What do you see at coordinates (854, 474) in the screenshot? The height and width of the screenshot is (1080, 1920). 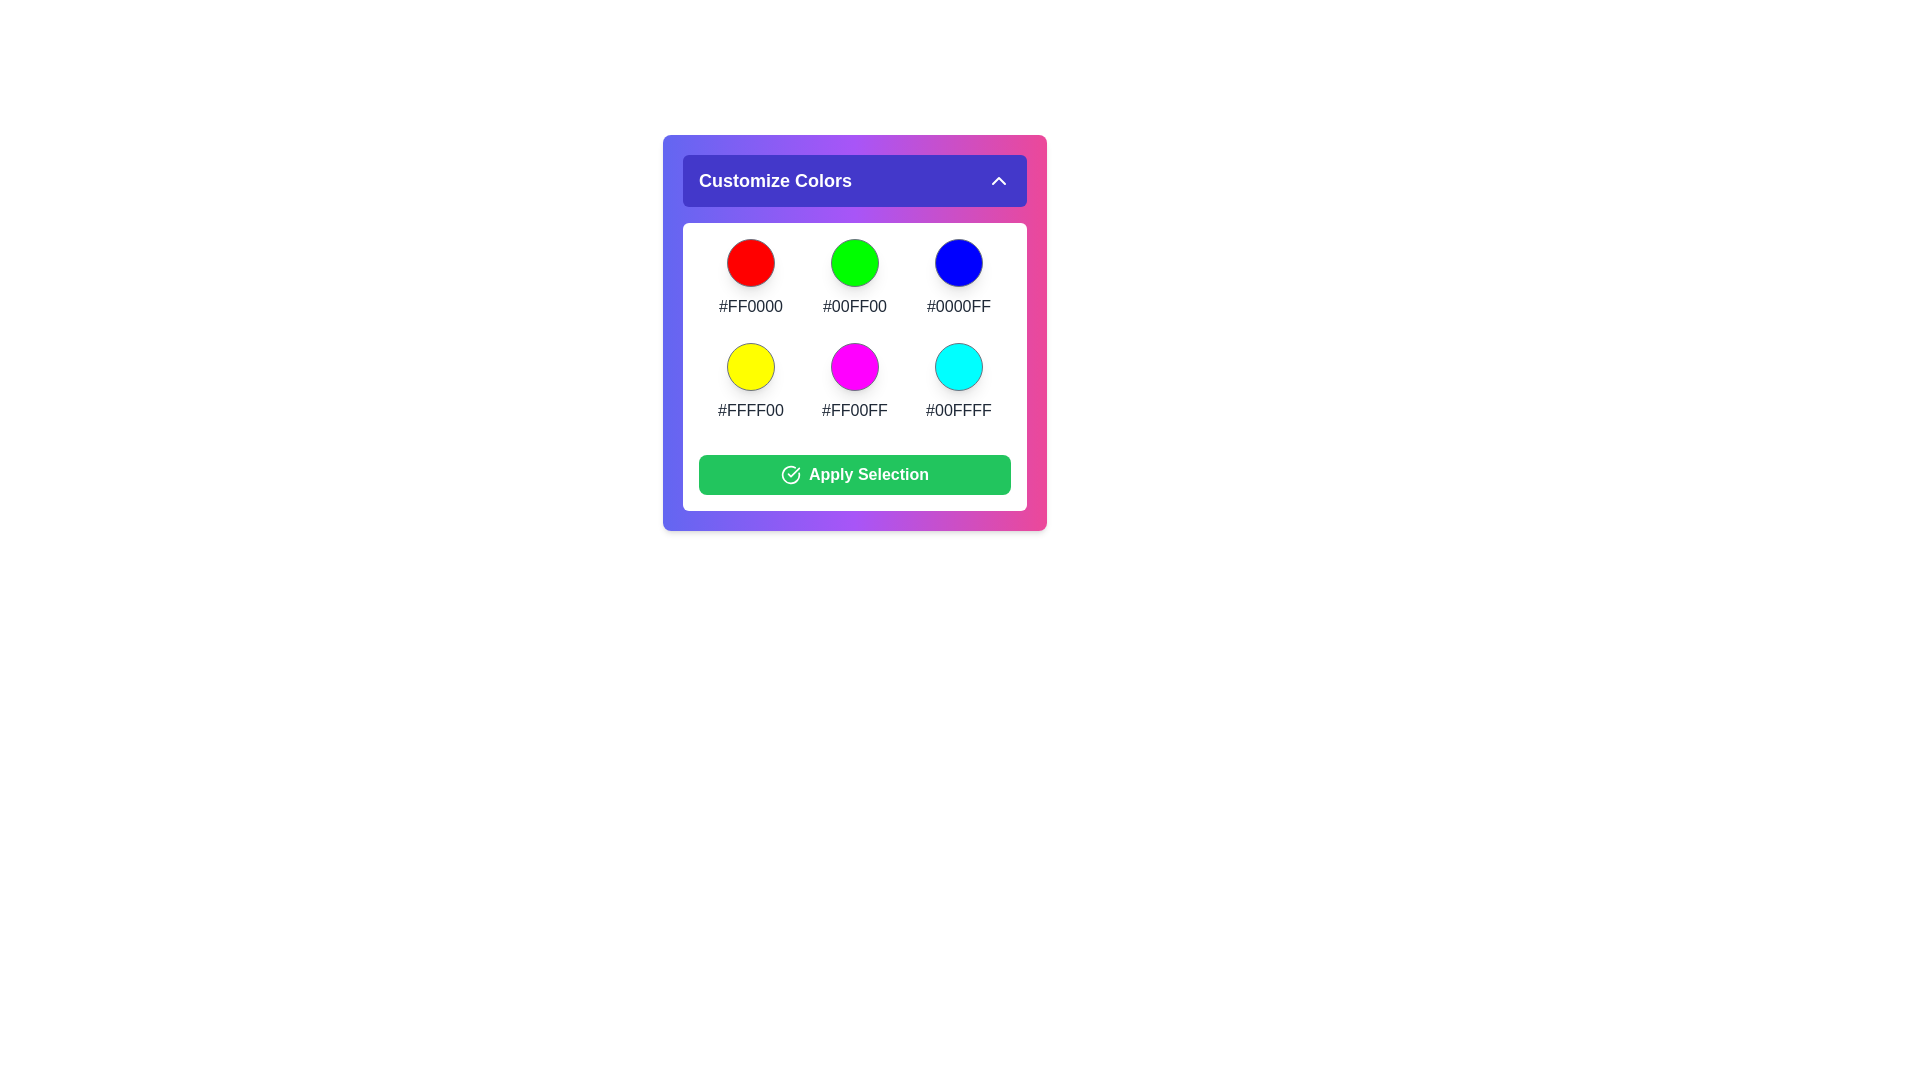 I see `'Apply Selection' button to apply the selected colors` at bounding box center [854, 474].